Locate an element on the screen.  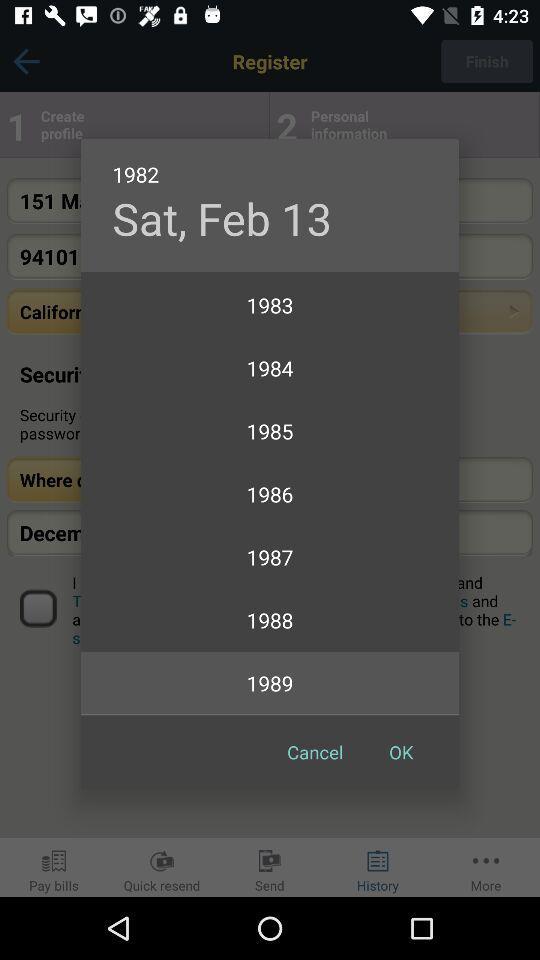
the item to the right of the cancel is located at coordinates (401, 751).